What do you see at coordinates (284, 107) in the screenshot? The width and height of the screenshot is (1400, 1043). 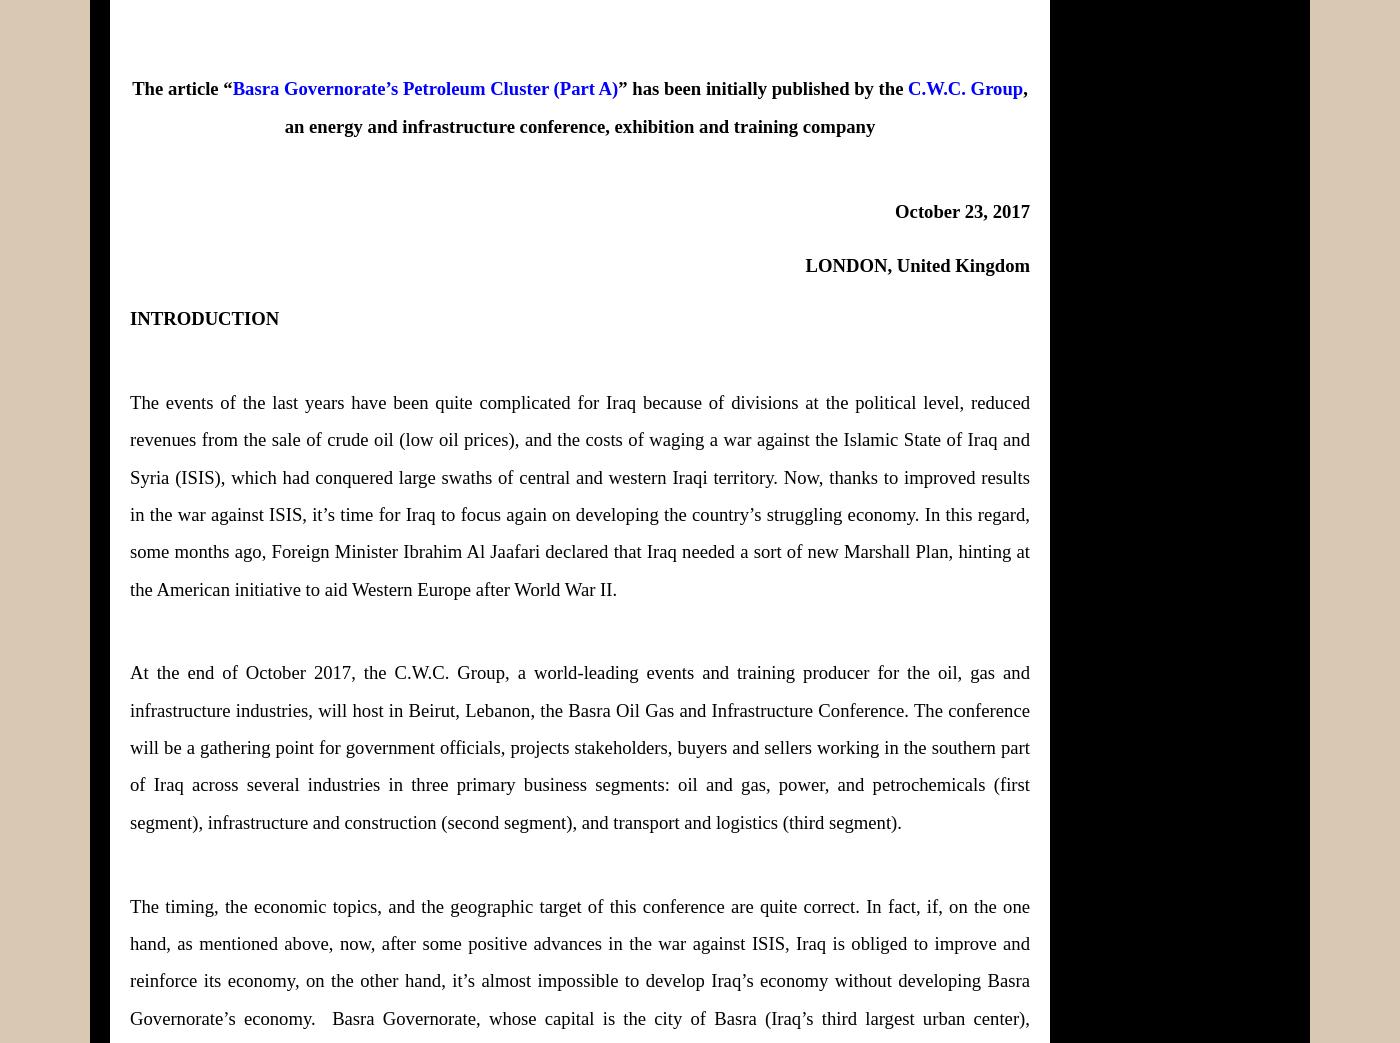 I see `', an energy
and infrastructure conference, exhibition and training company'` at bounding box center [284, 107].